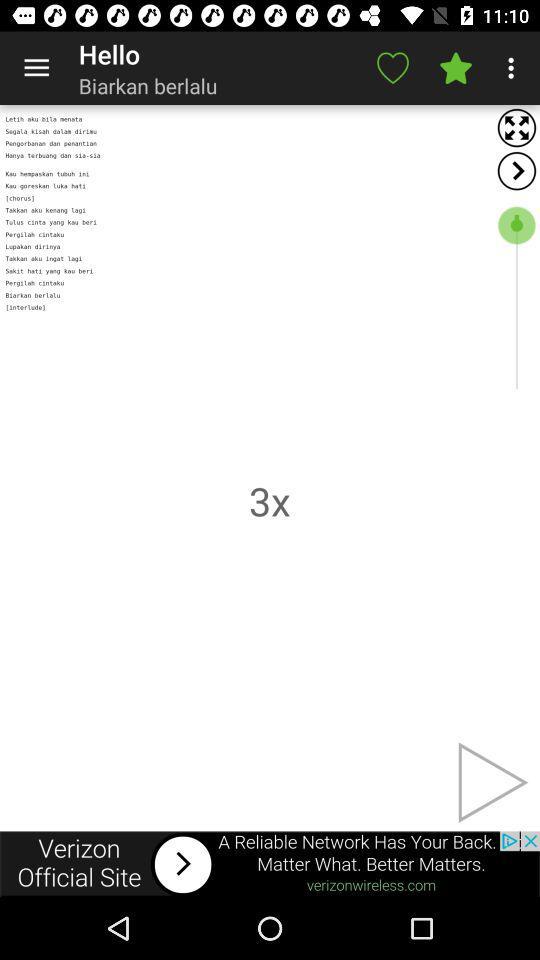  Describe the element at coordinates (516, 127) in the screenshot. I see `the fullscreen icon` at that location.